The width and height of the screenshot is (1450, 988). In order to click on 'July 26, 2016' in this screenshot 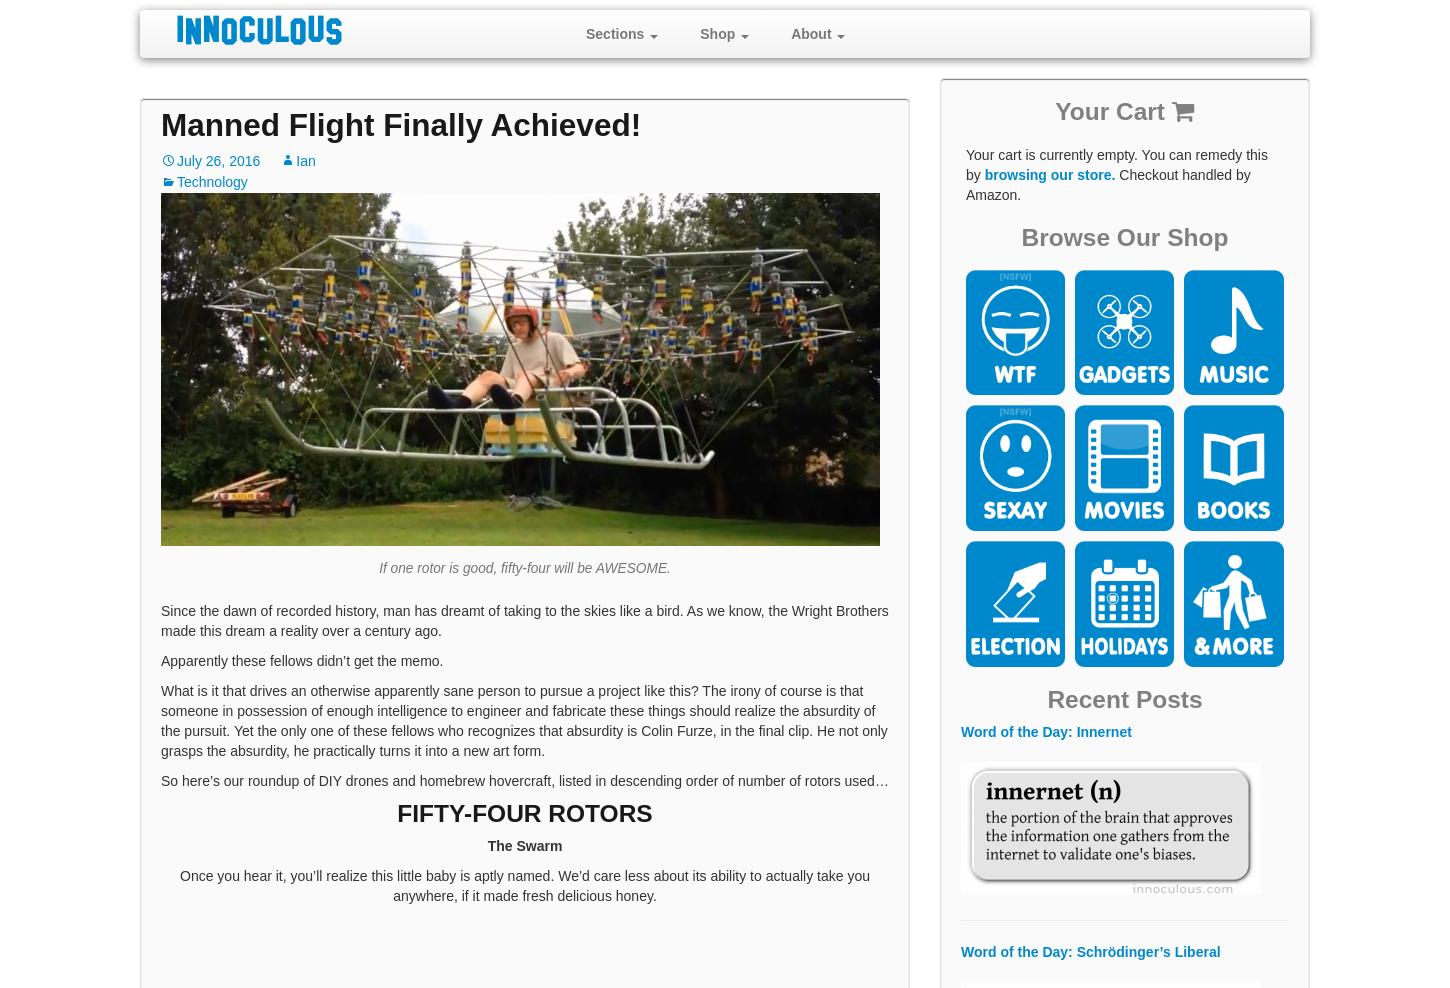, I will do `click(176, 160)`.